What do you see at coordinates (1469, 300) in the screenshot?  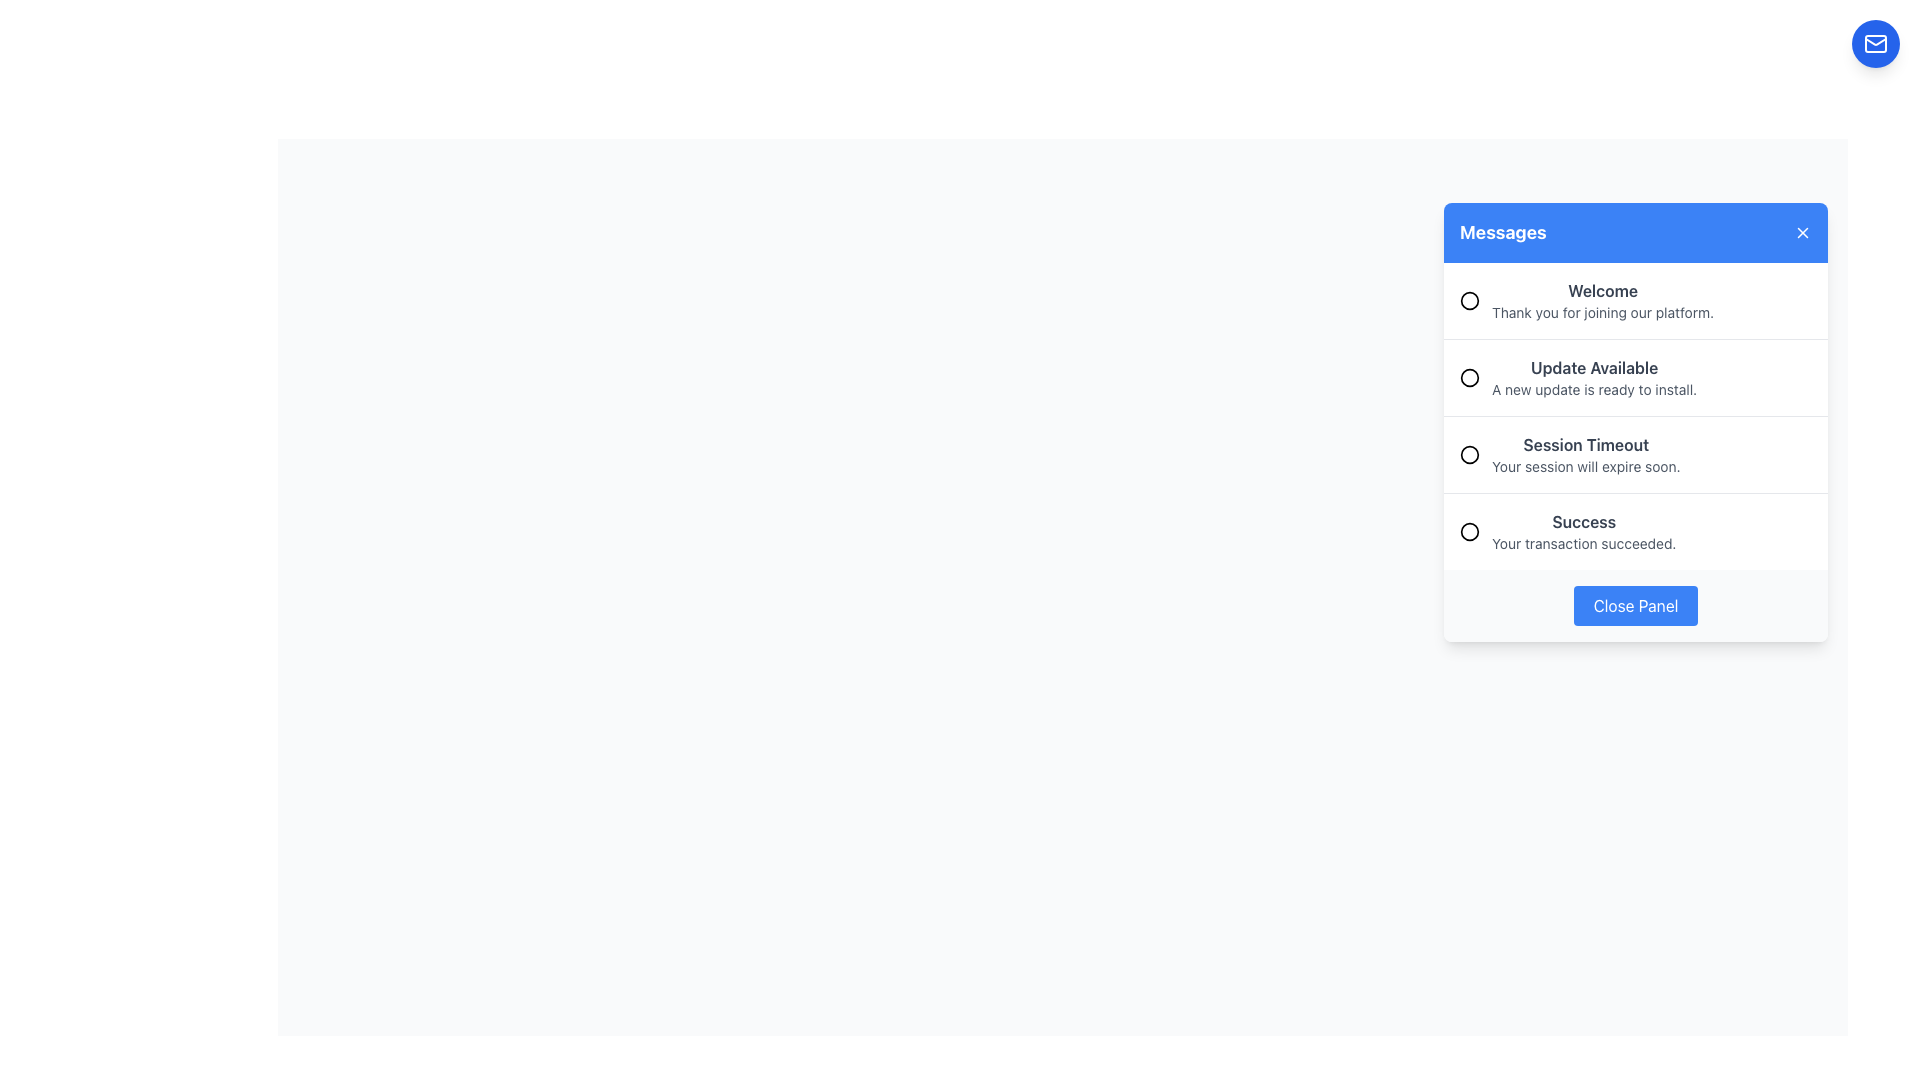 I see `the Circle (SVG Element) that serves as an icon or status indicator for the first message item in the 'Messages' panel, located to the left of the 'Welcome' message` at bounding box center [1469, 300].